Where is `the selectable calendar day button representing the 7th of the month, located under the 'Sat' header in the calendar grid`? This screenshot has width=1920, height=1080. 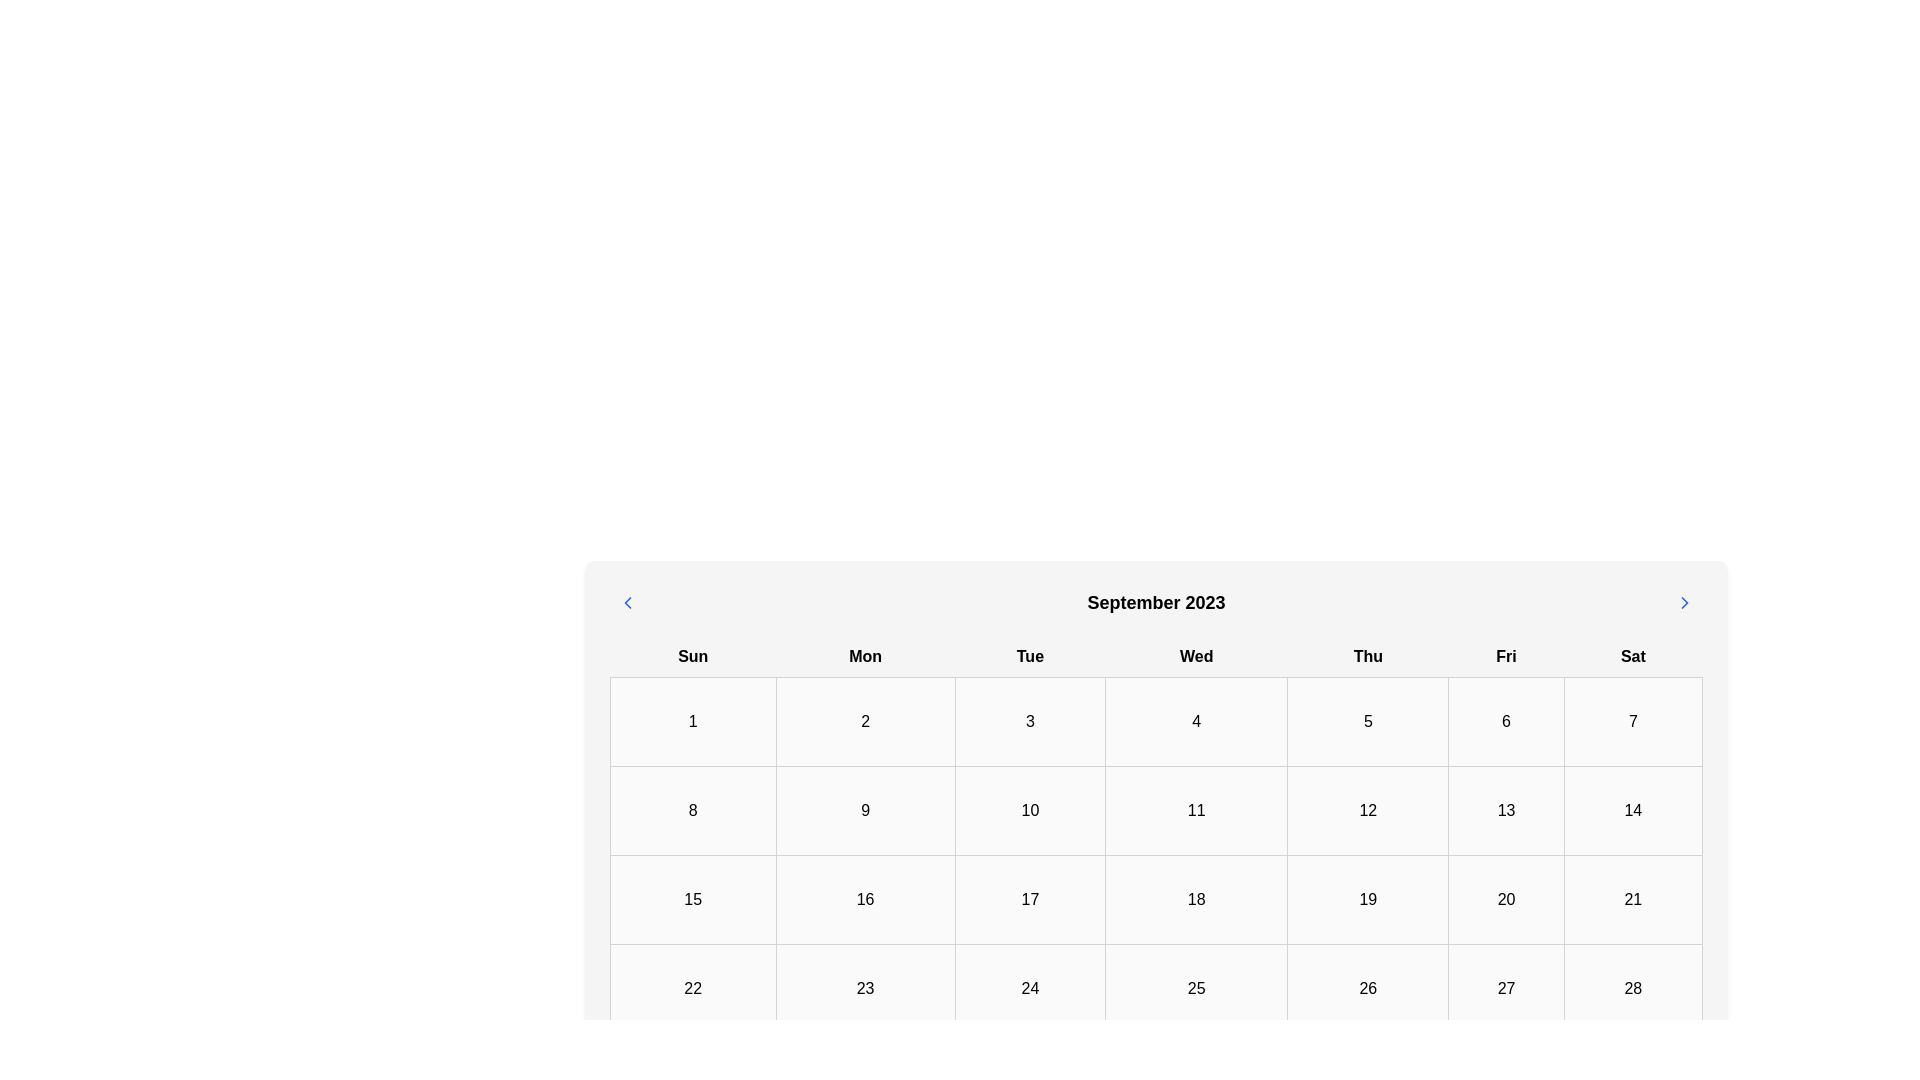
the selectable calendar day button representing the 7th of the month, located under the 'Sat' header in the calendar grid is located at coordinates (1633, 721).